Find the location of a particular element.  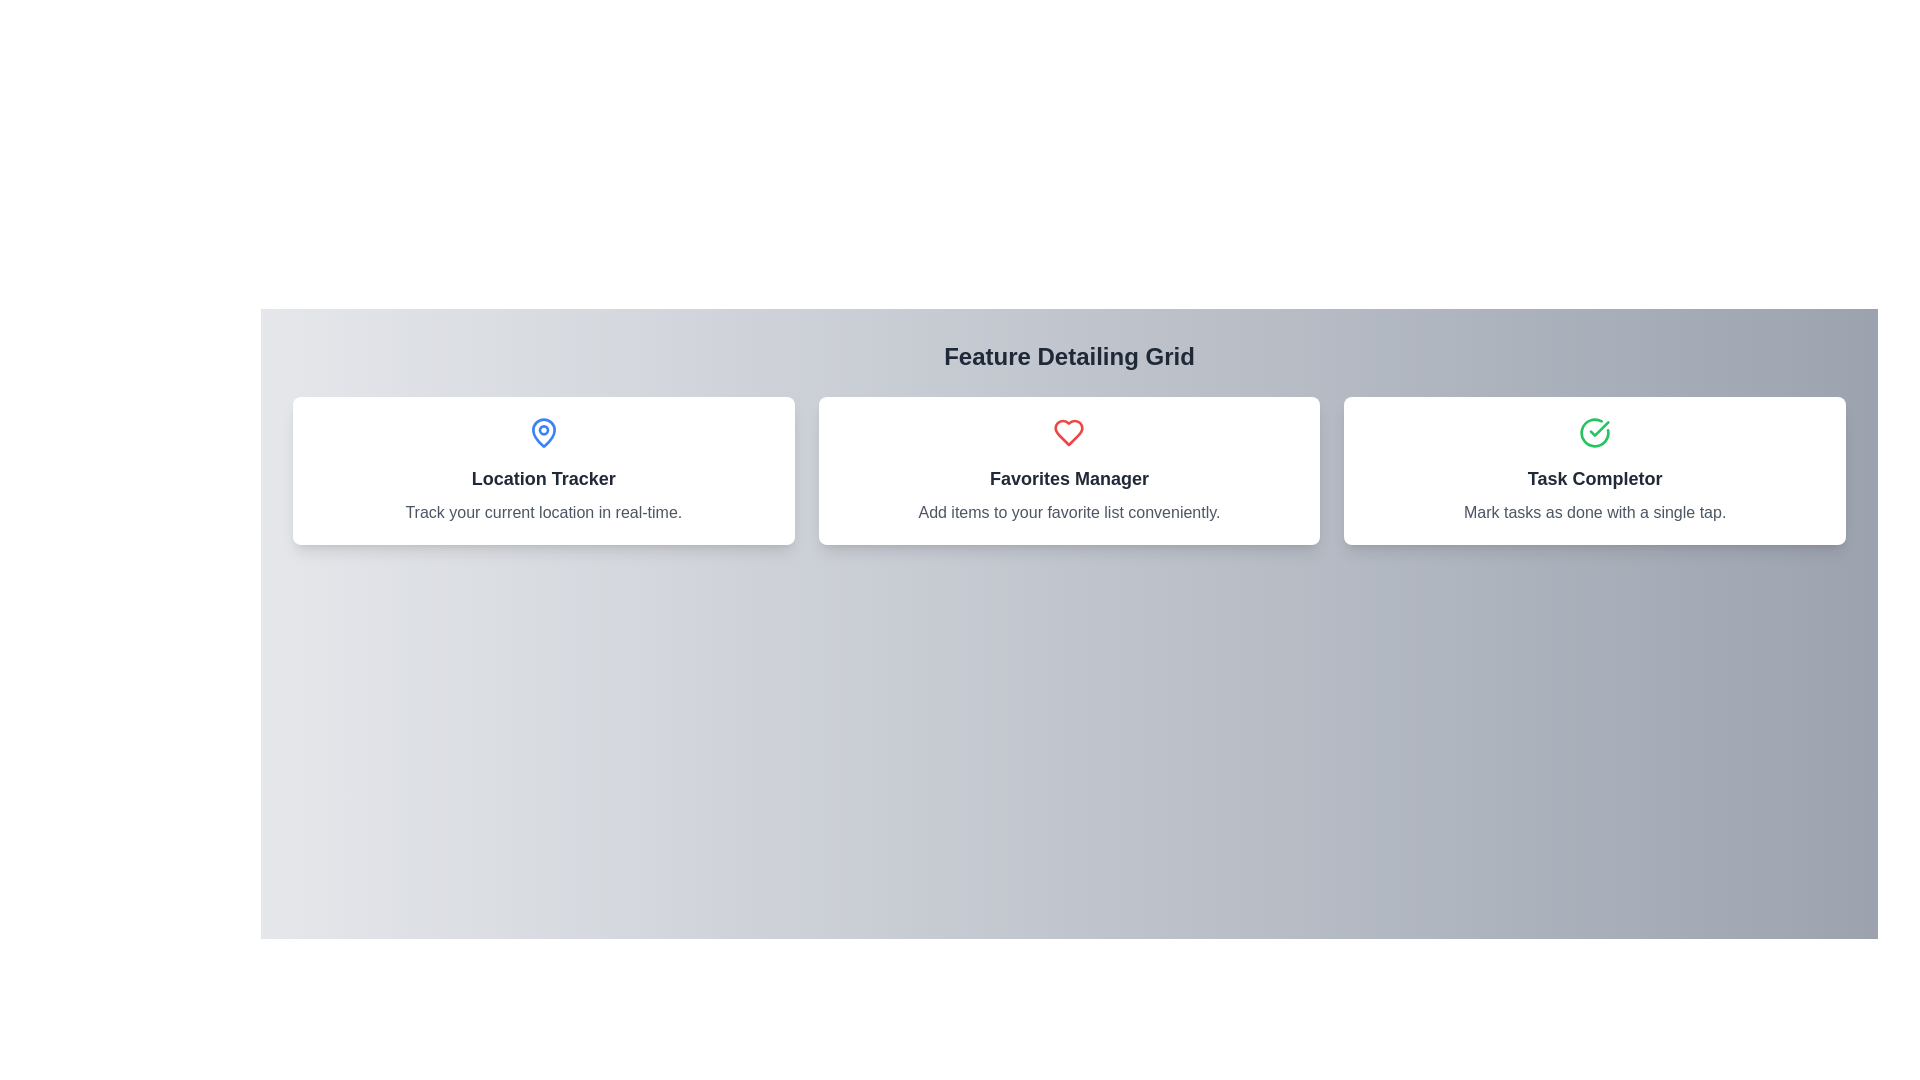

the 'Task Completor' text label, which is the primary heading displayed in a bold, large font within a rectangular card in the third column of a three-column grid is located at coordinates (1594, 478).